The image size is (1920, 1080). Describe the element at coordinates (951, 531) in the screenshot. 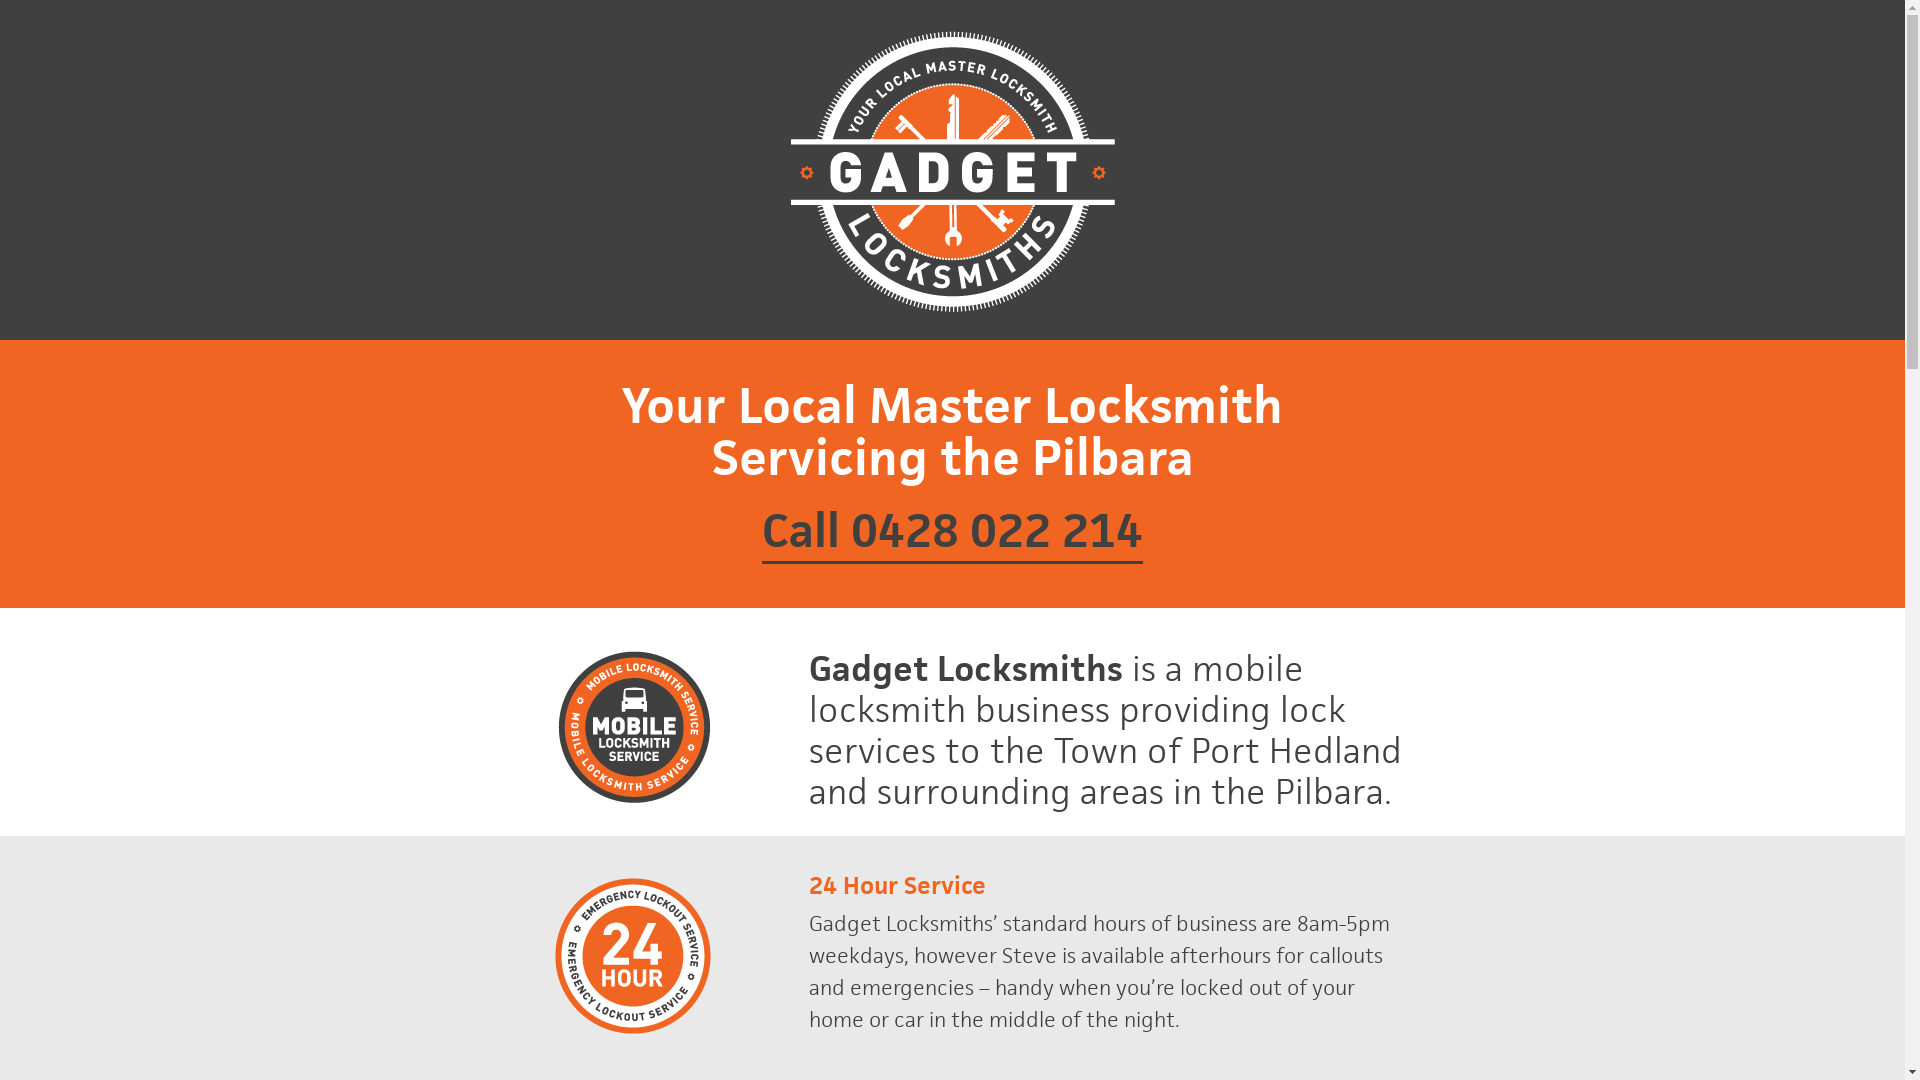

I see `'Call 0428 022 214'` at that location.